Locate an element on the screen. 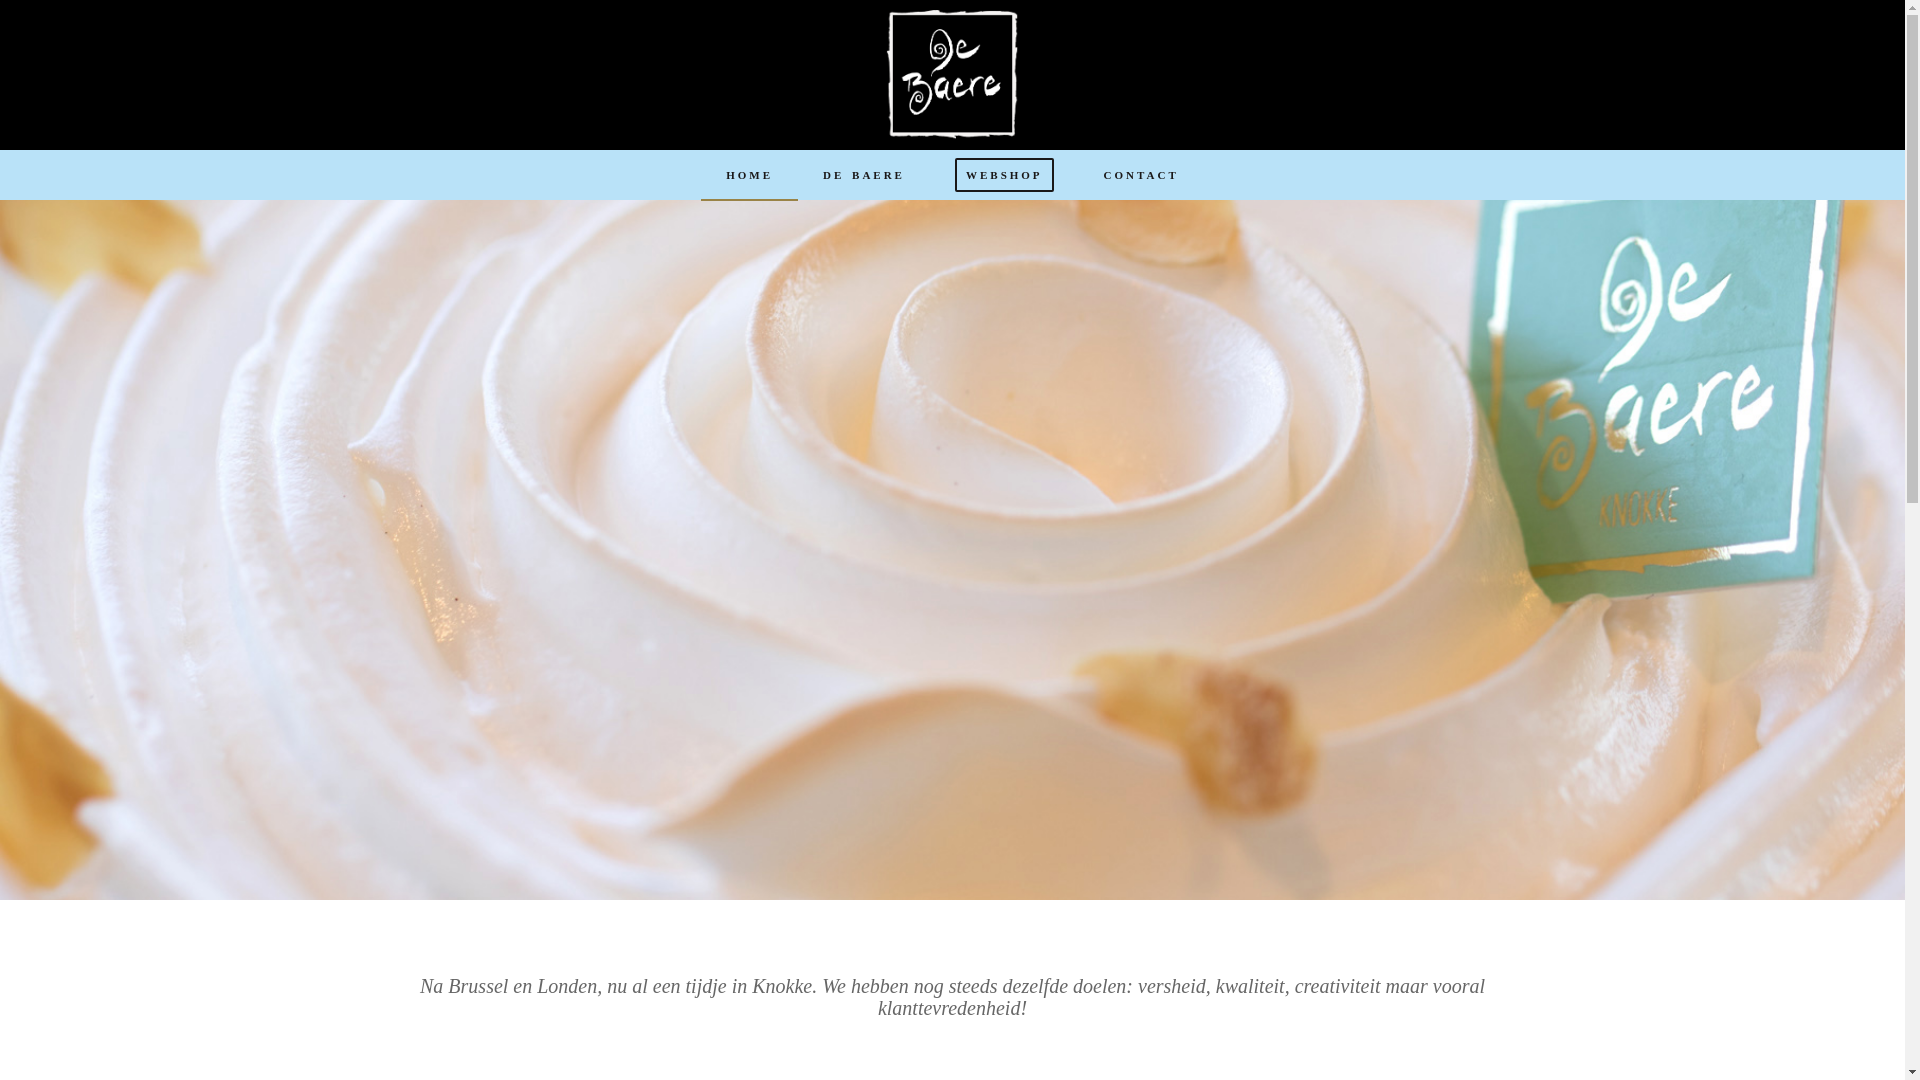  'WEBSHOP' is located at coordinates (1004, 173).